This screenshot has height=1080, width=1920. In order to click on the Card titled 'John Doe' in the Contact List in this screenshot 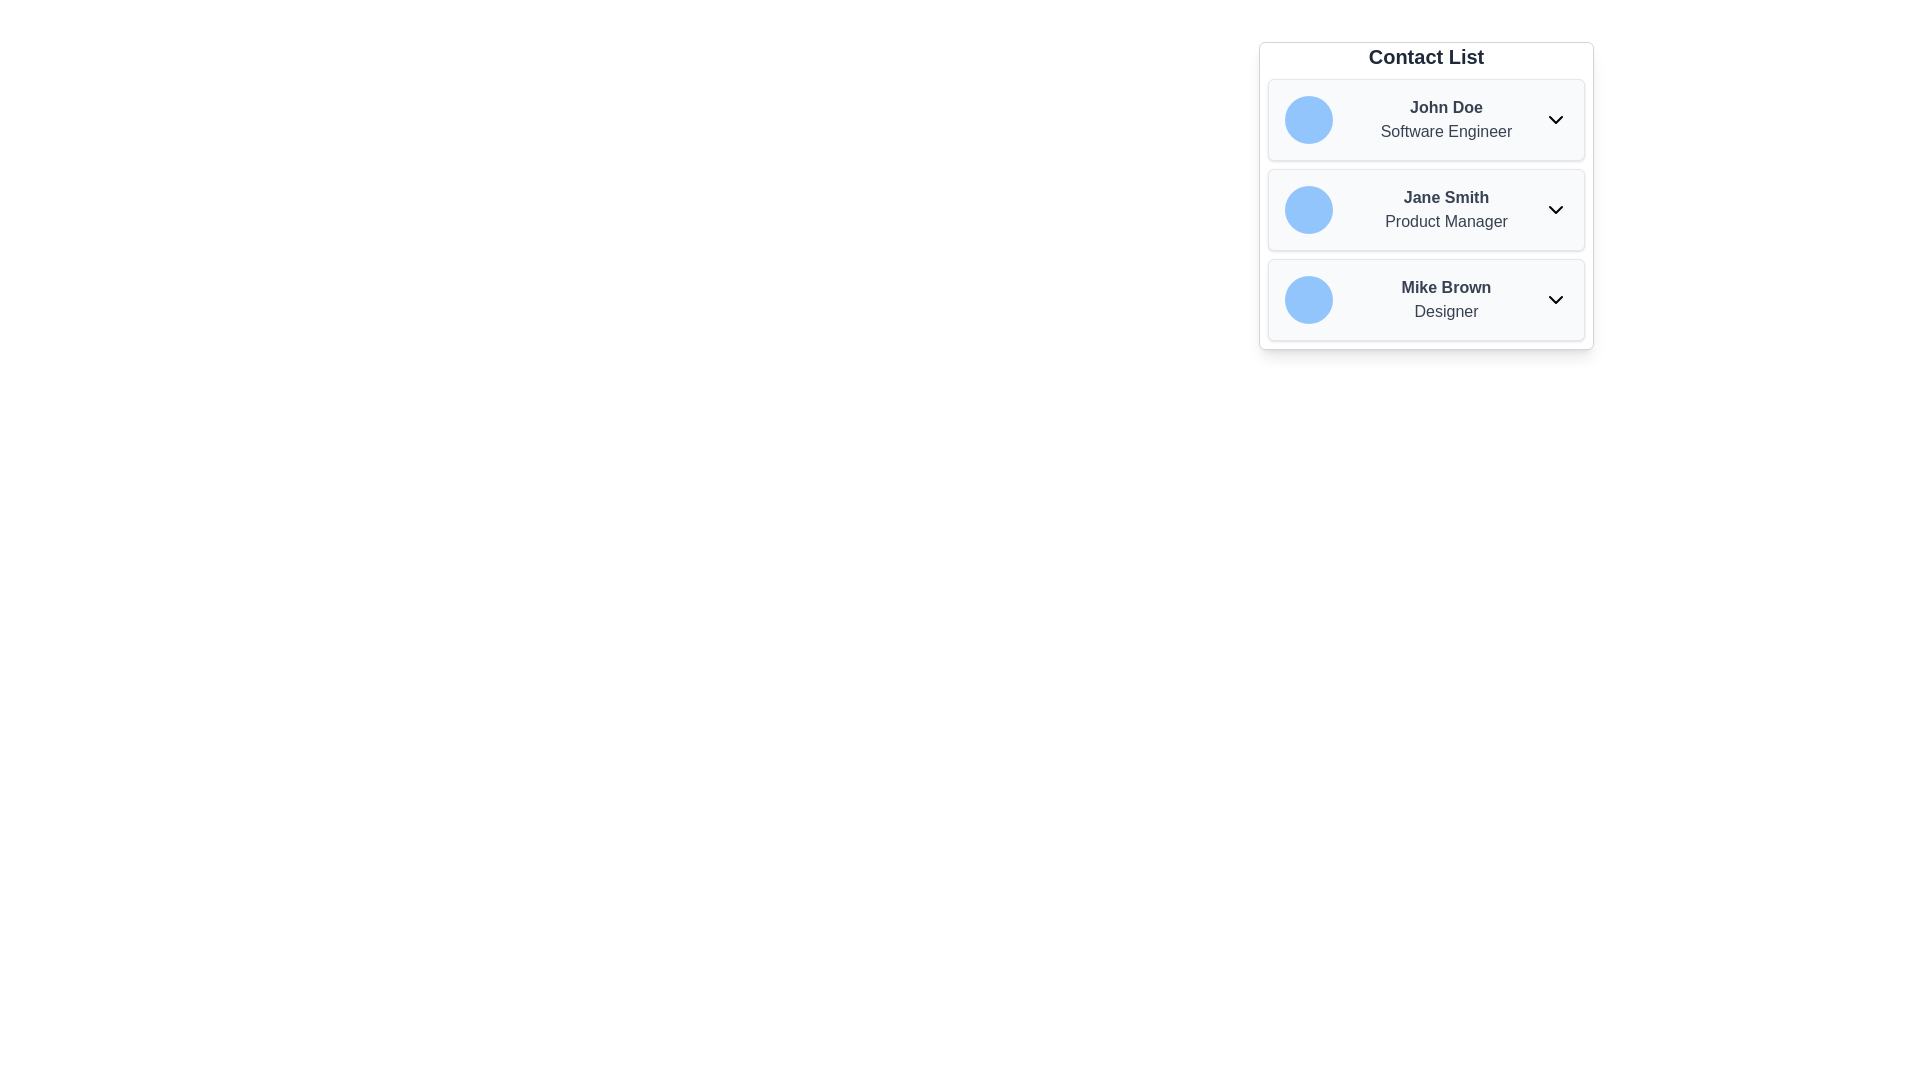, I will do `click(1425, 119)`.